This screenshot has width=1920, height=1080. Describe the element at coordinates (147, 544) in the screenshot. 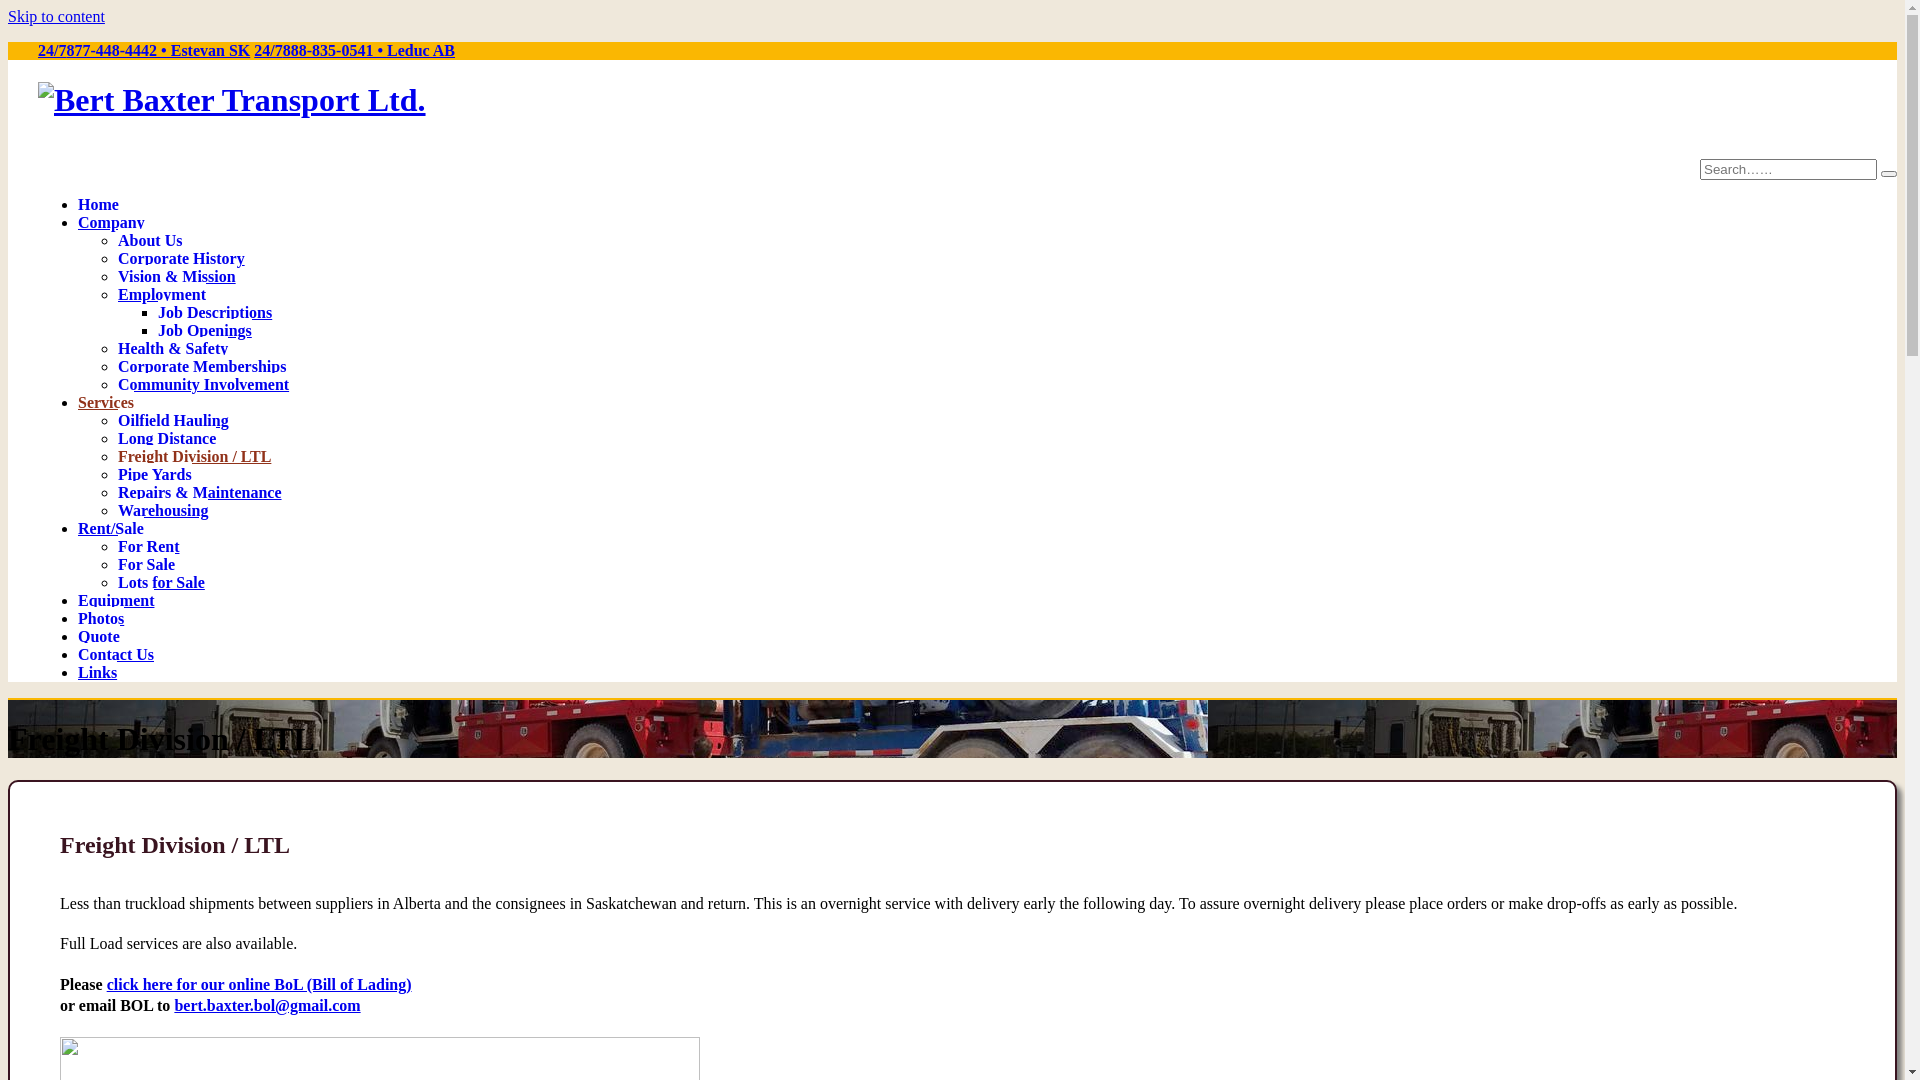

I see `'For Rent'` at that location.